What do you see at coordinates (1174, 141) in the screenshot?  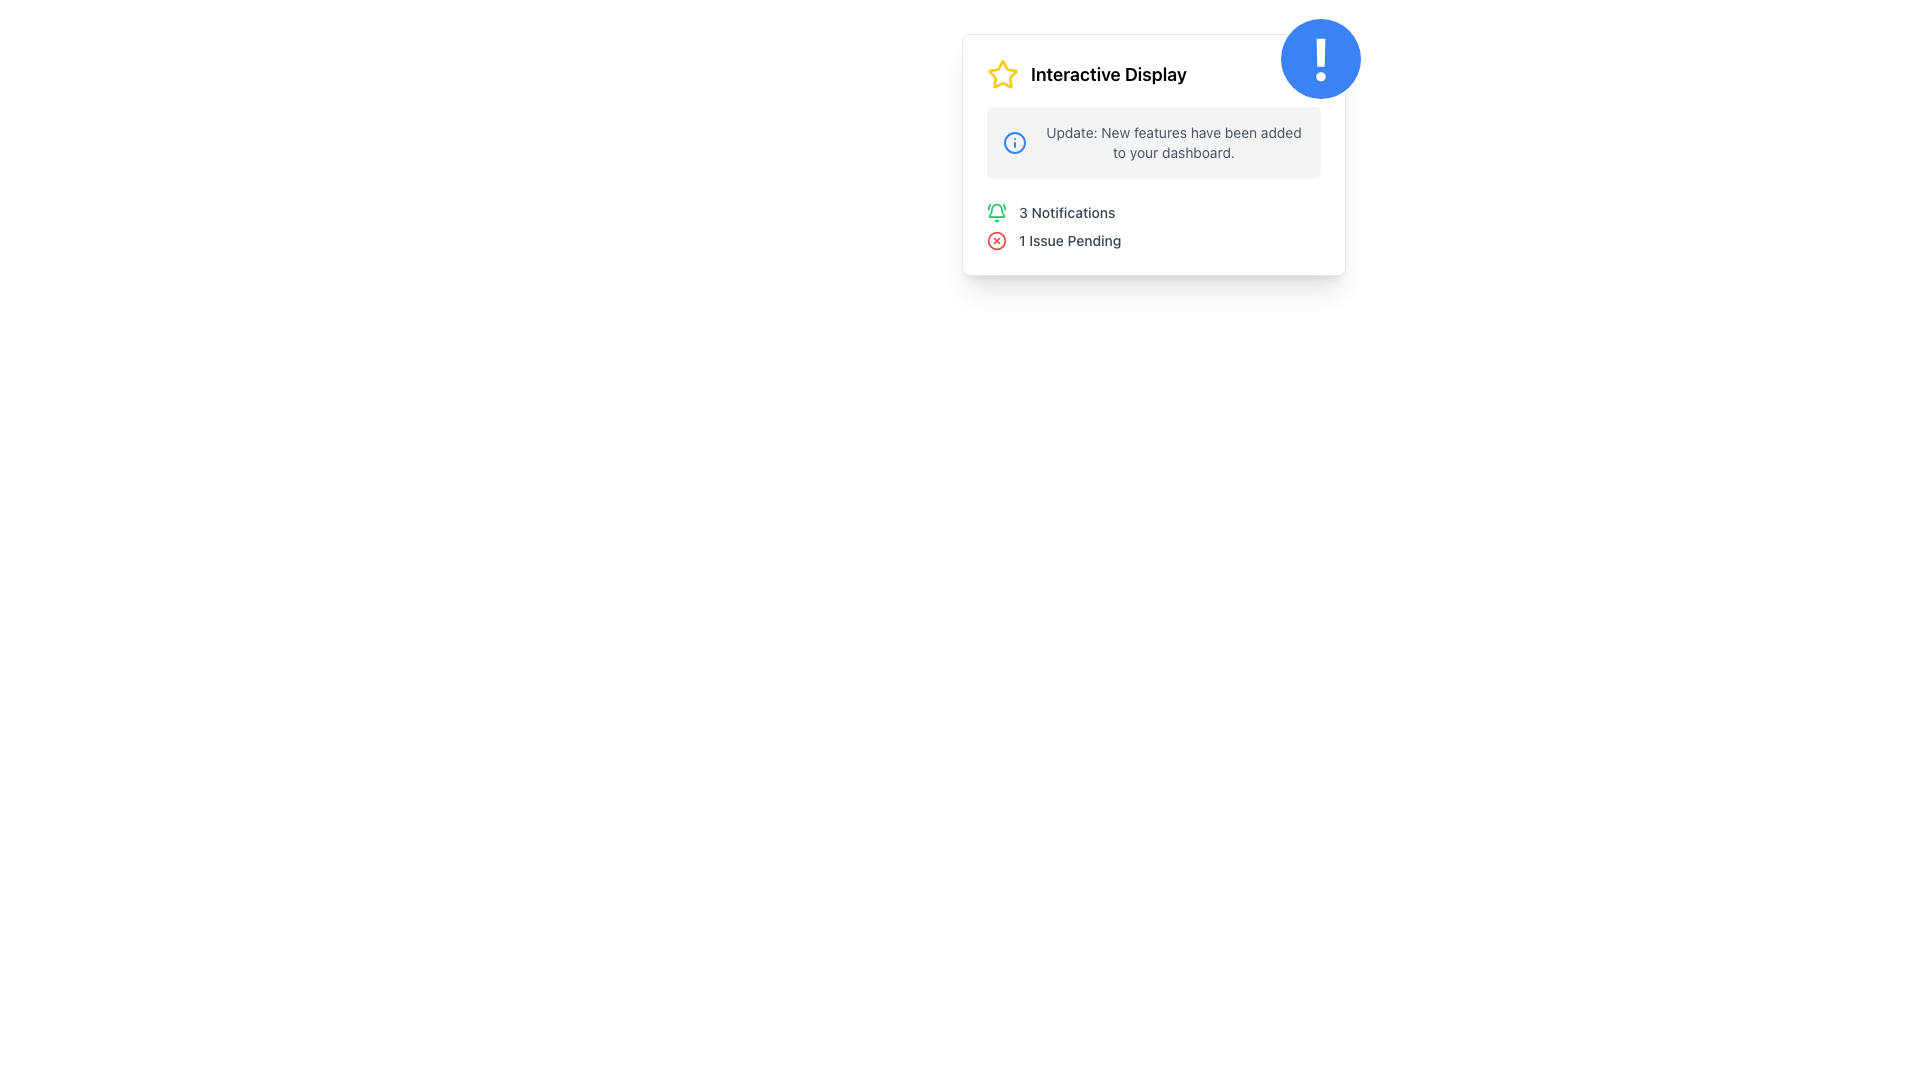 I see `the primary text displaying the message 'Update: New features have been added to your dashboard.' which is centrally positioned beneath an information icon` at bounding box center [1174, 141].